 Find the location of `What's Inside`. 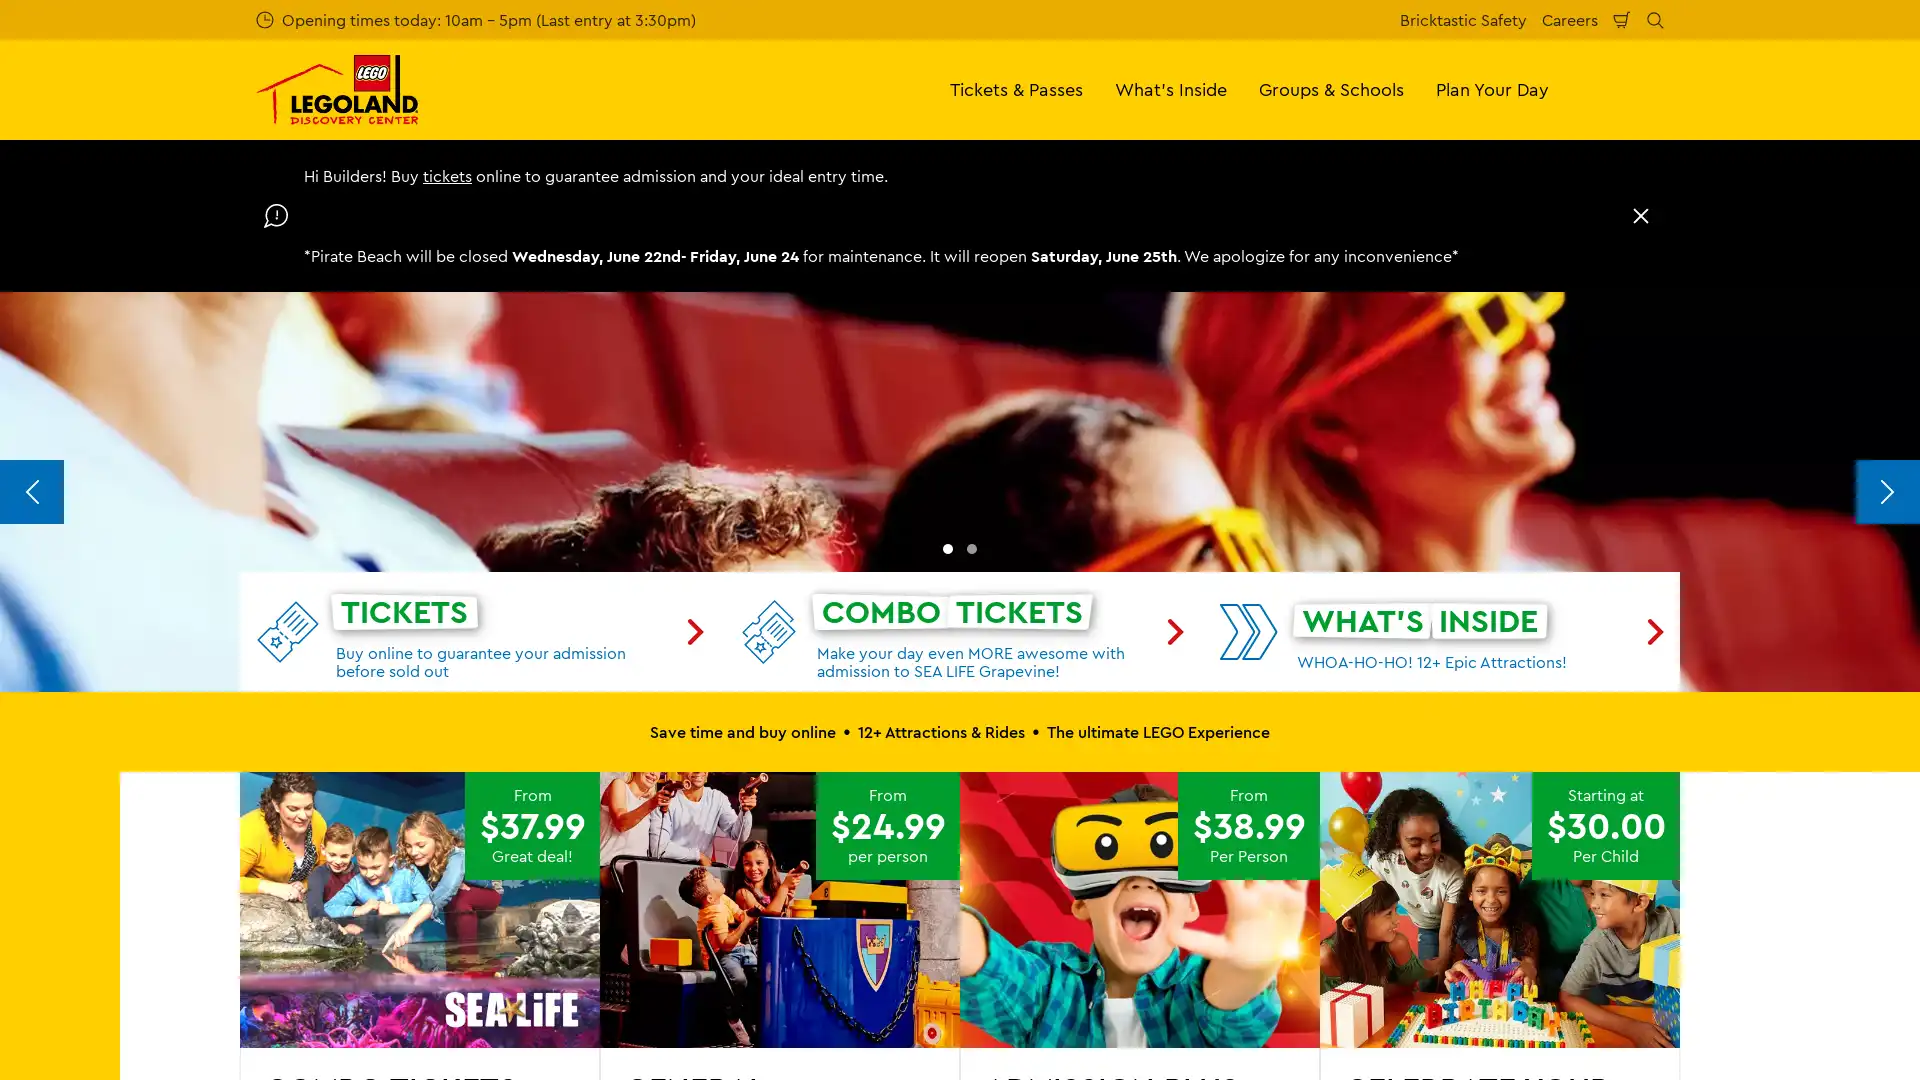

What's Inside is located at coordinates (1171, 88).